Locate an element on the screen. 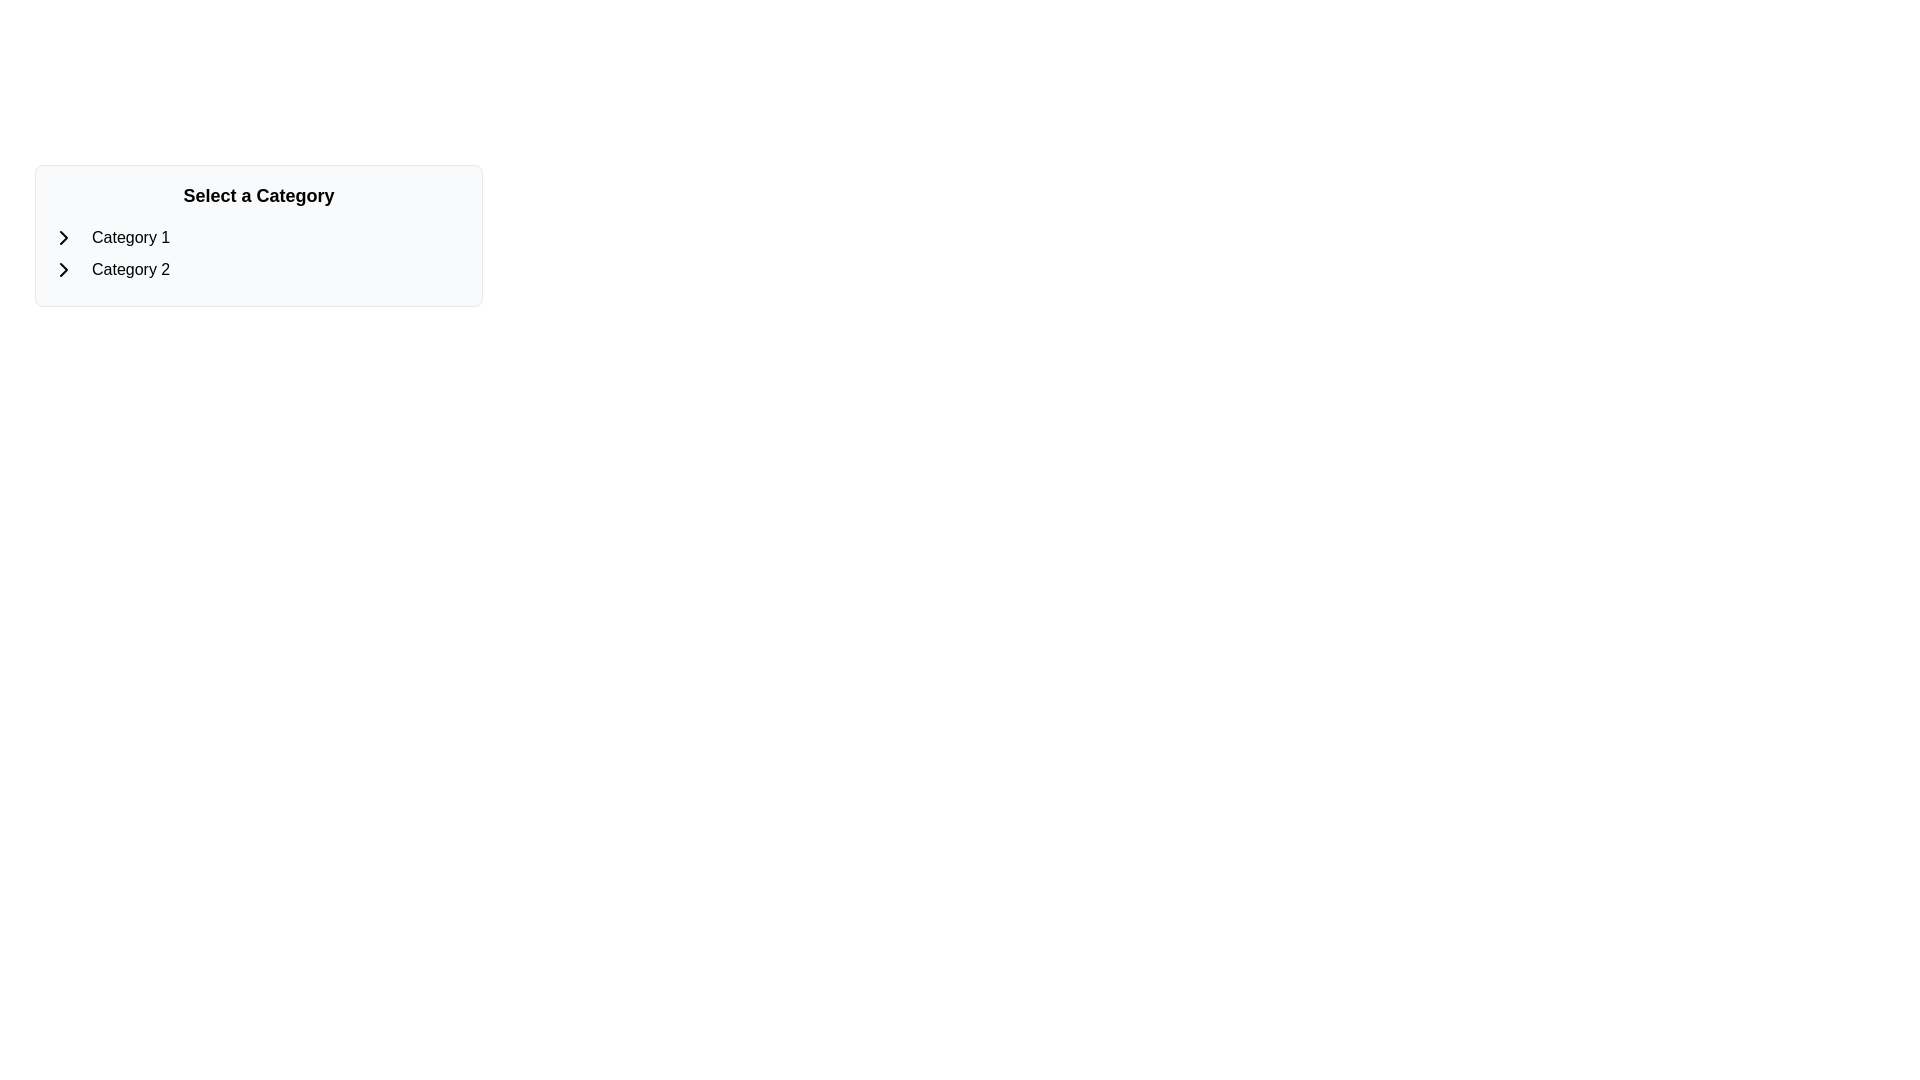  the button with a rightward arrow icon, located at the far left of the entry labeled 'Category 2' is located at coordinates (63, 270).